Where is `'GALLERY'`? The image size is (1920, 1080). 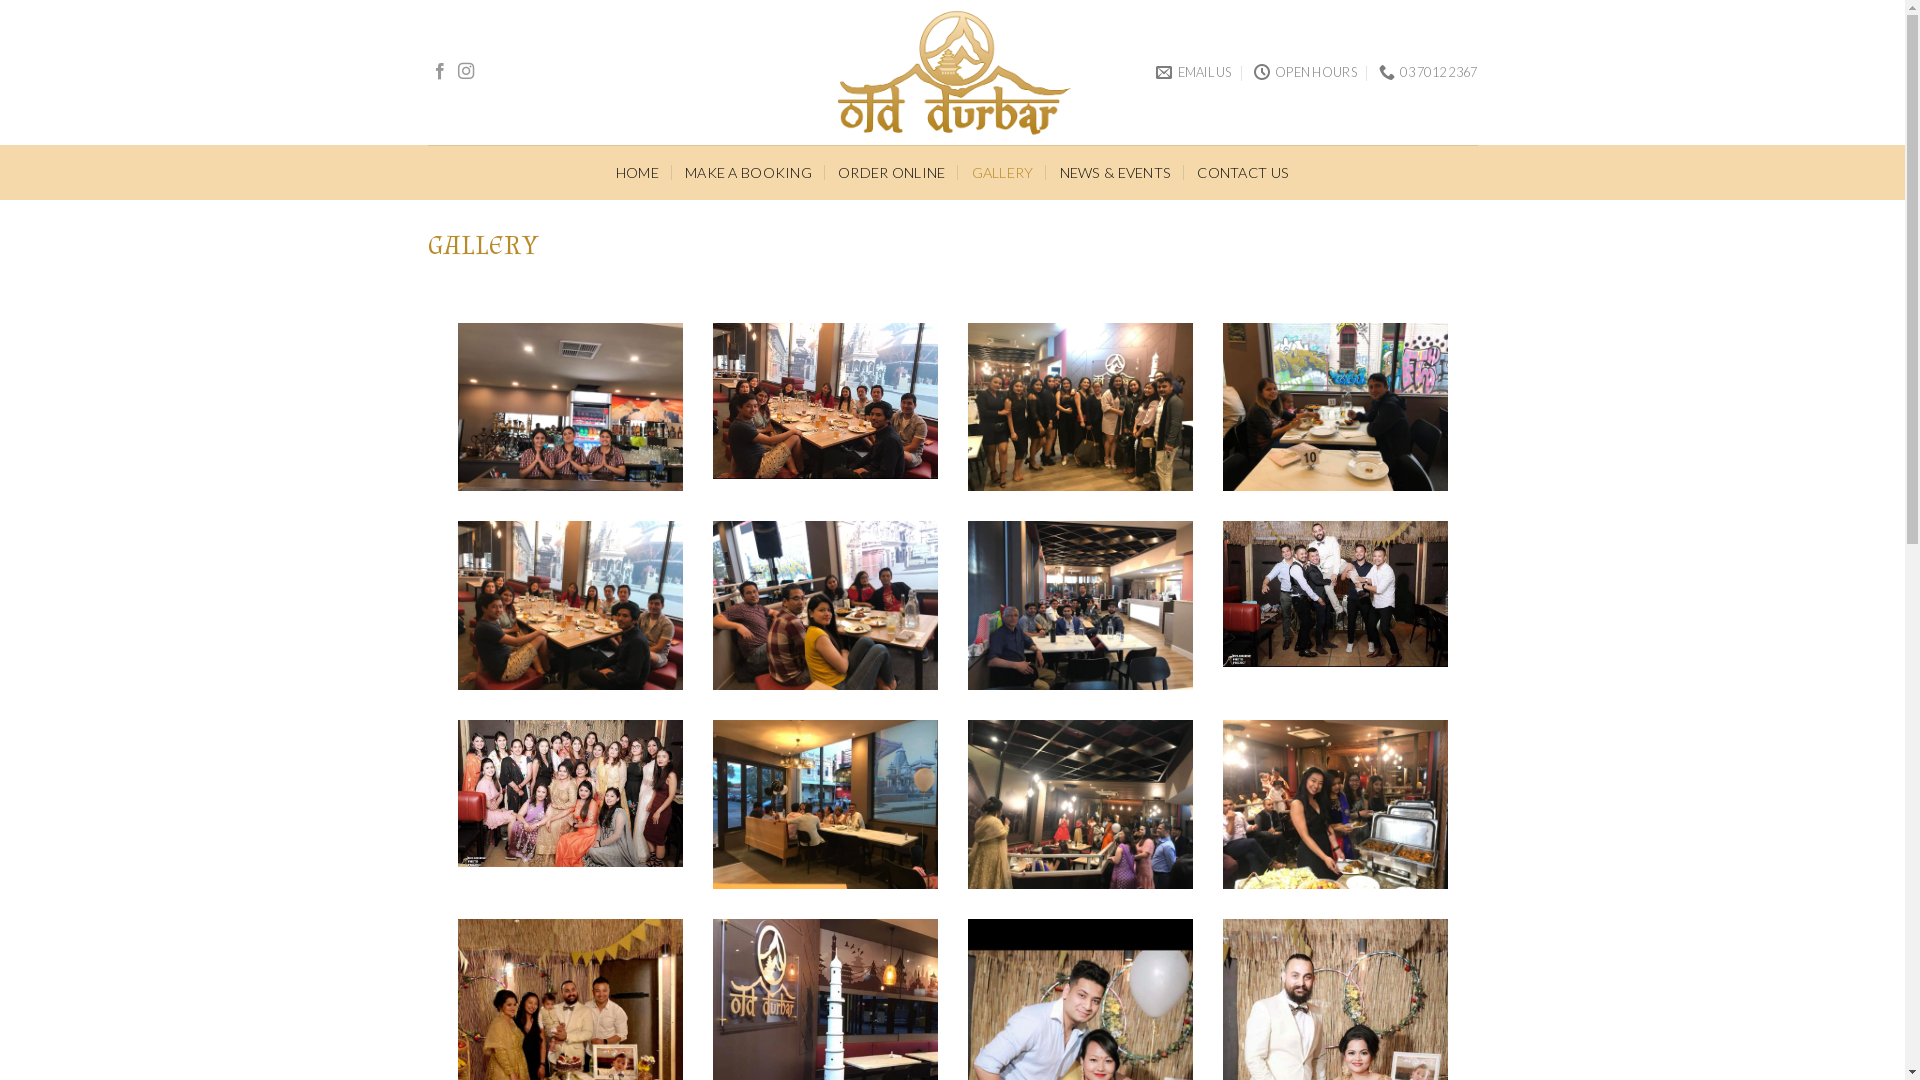 'GALLERY' is located at coordinates (1003, 171).